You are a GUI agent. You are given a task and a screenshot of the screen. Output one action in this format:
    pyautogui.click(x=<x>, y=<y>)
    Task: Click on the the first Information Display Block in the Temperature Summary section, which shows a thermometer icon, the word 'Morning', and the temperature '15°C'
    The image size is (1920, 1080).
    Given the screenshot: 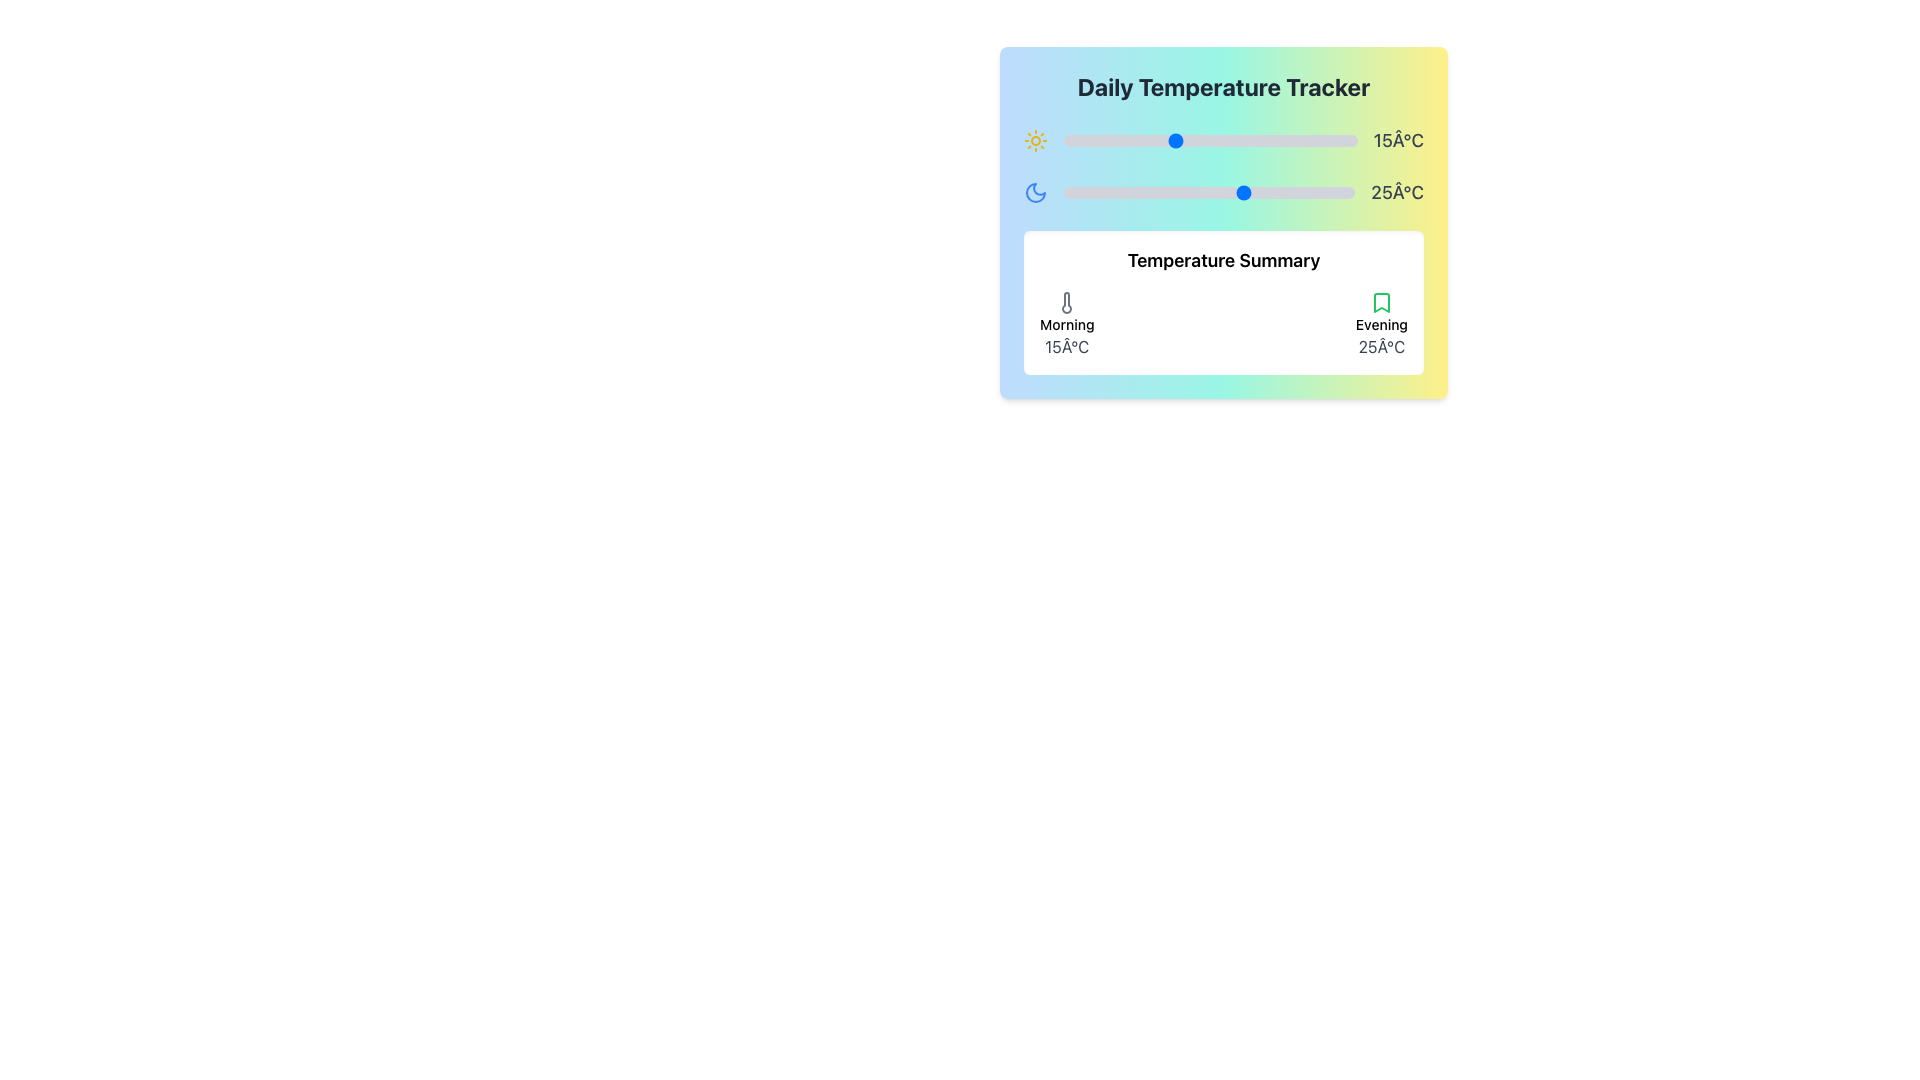 What is the action you would take?
    pyautogui.click(x=1066, y=323)
    